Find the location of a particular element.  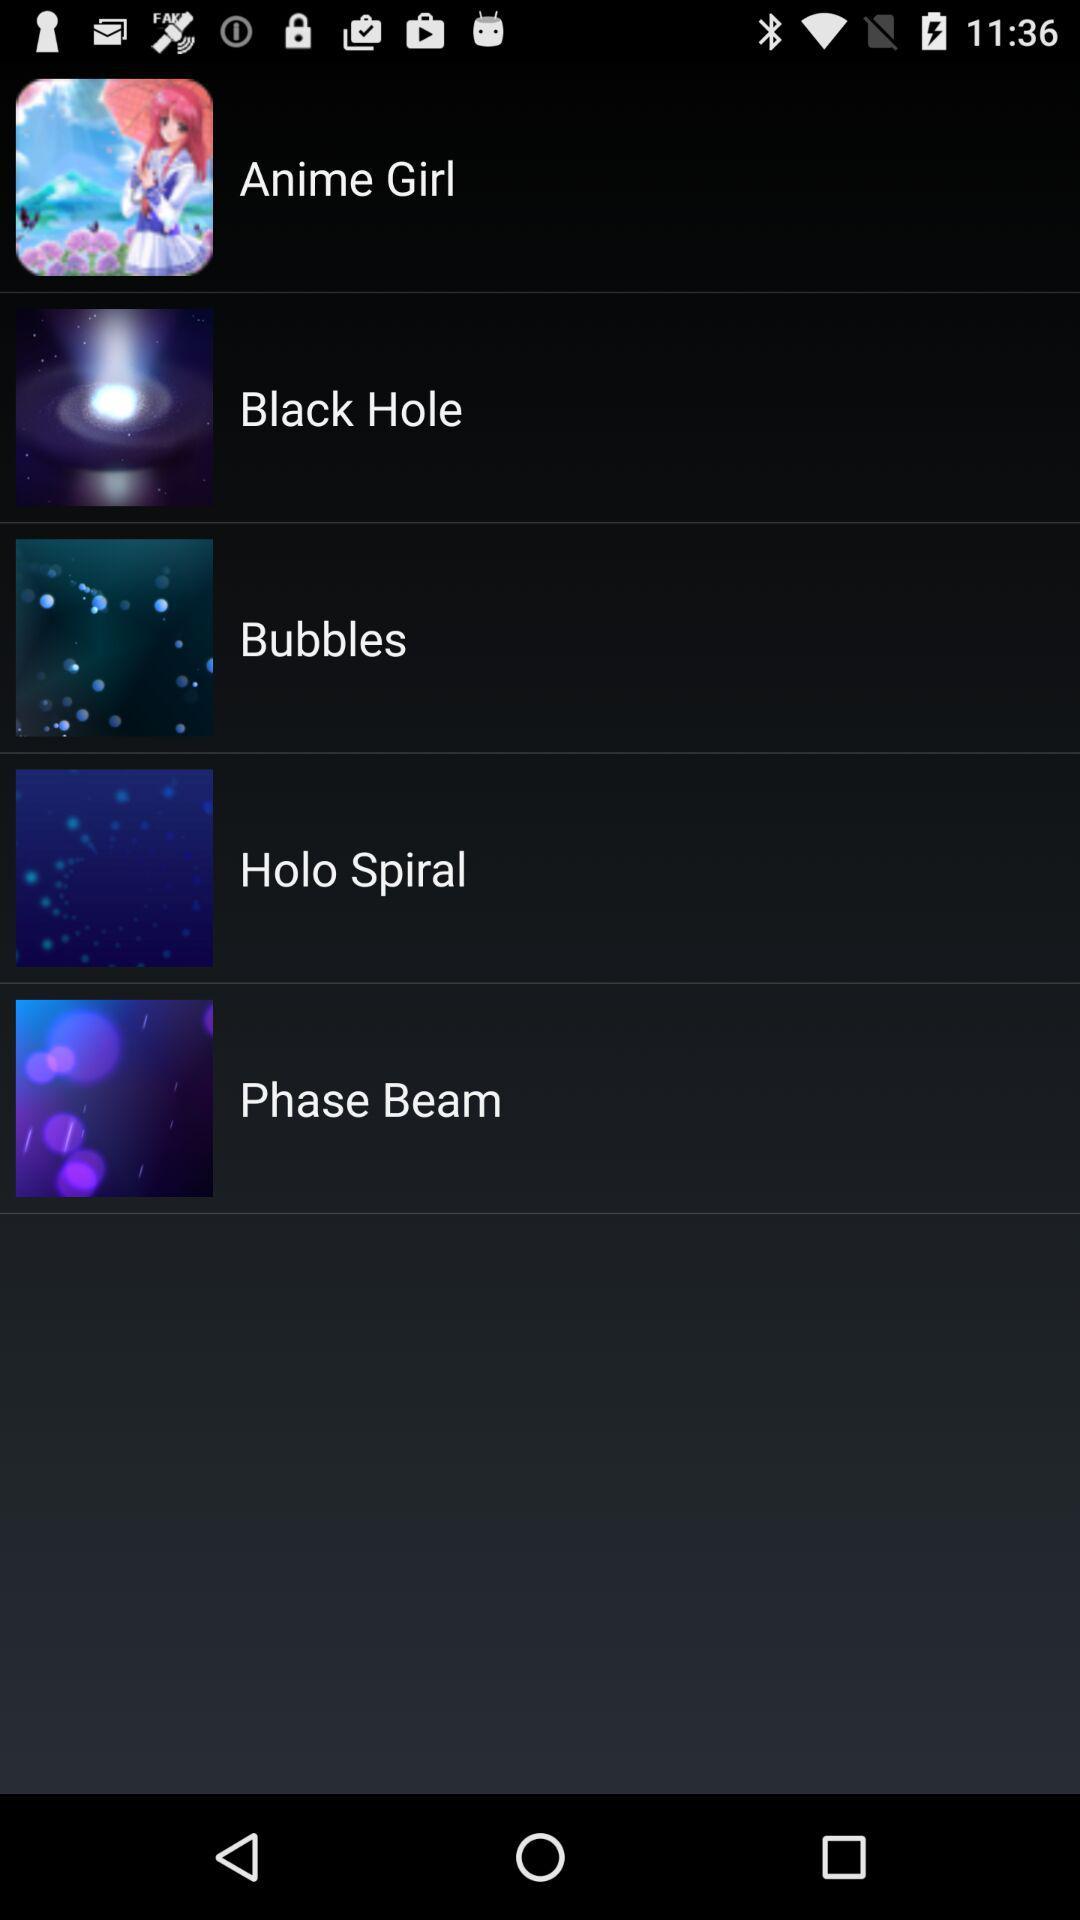

item below bubbles is located at coordinates (352, 868).